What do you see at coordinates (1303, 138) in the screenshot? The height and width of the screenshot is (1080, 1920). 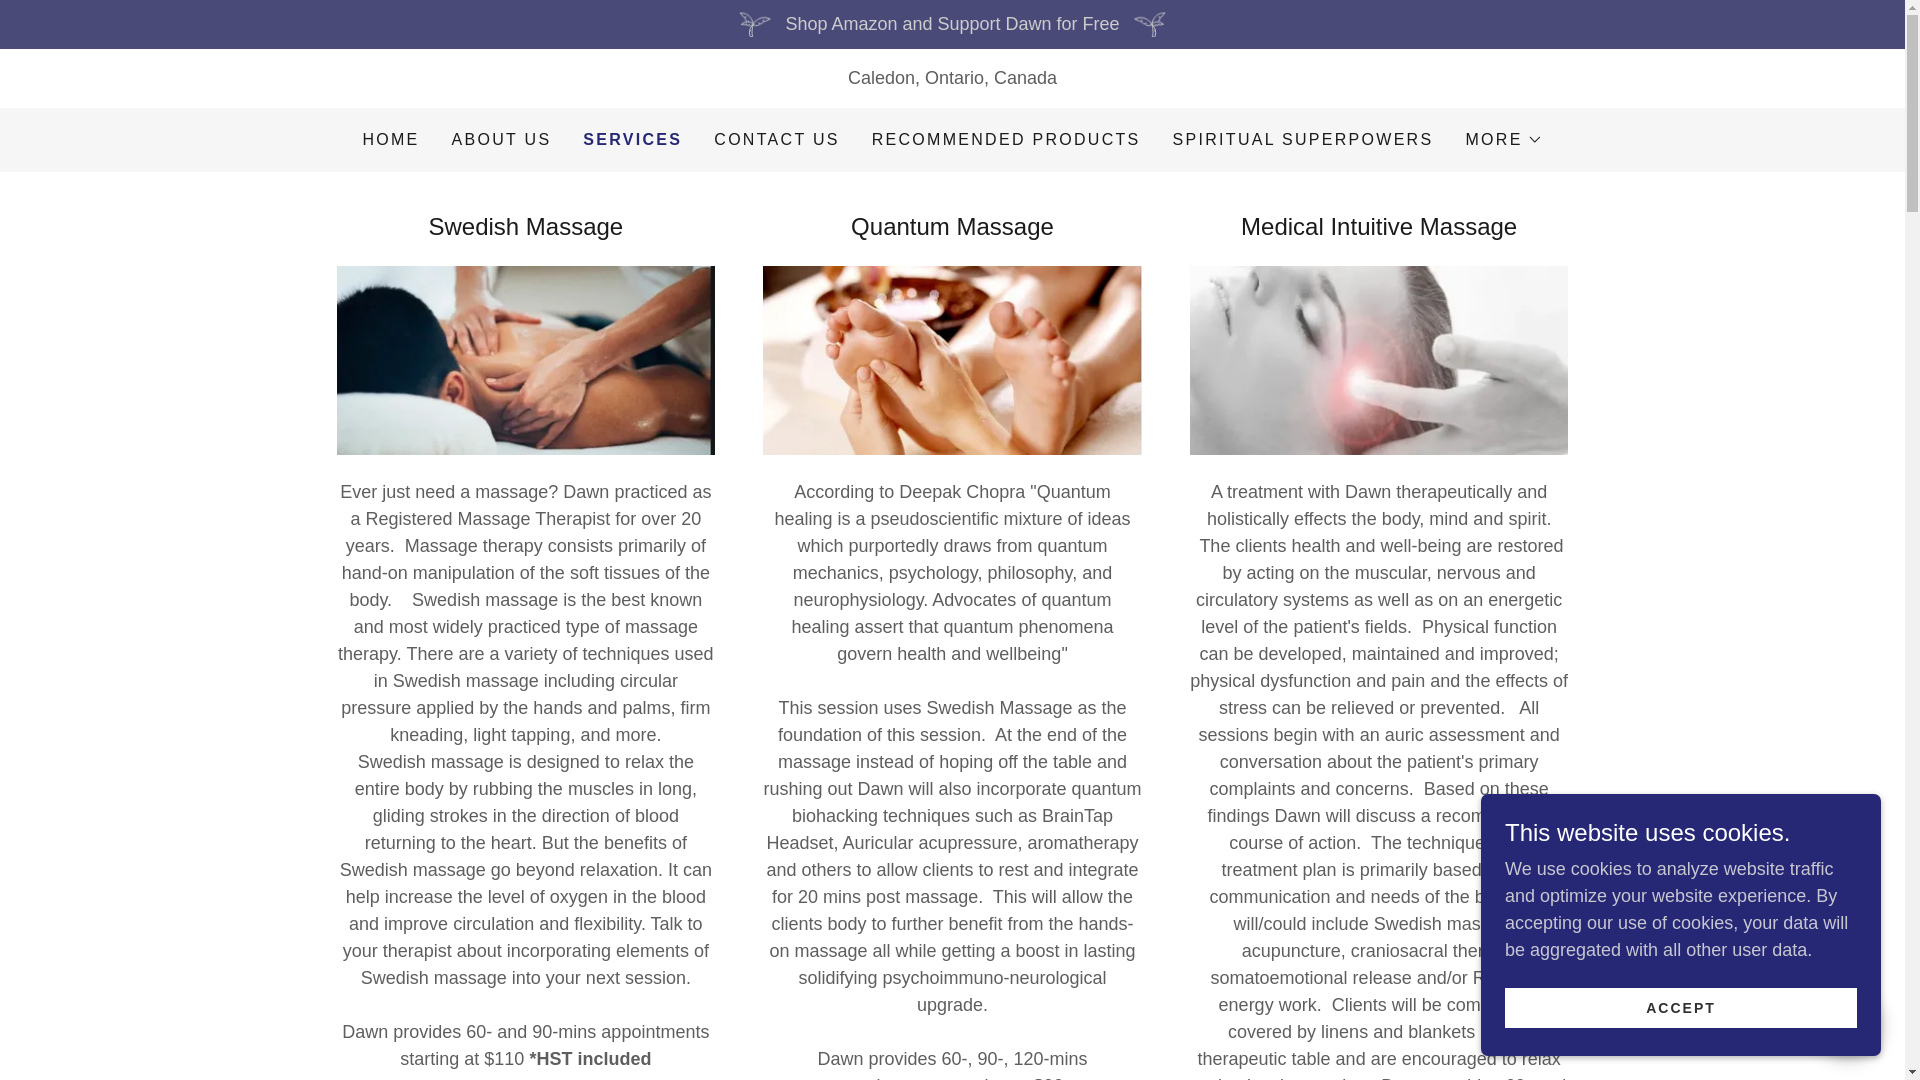 I see `'SPIRITUAL SUPERPOWERS'` at bounding box center [1303, 138].